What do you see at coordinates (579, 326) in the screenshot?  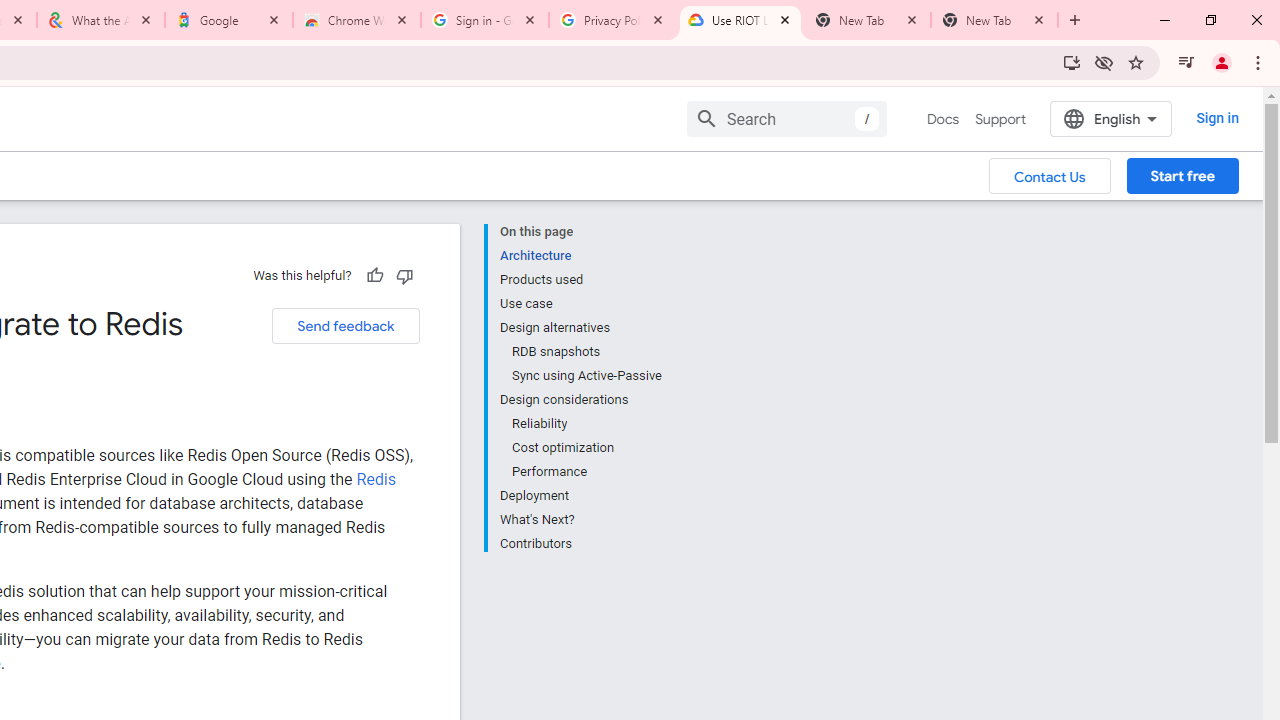 I see `'Design alternatives'` at bounding box center [579, 326].